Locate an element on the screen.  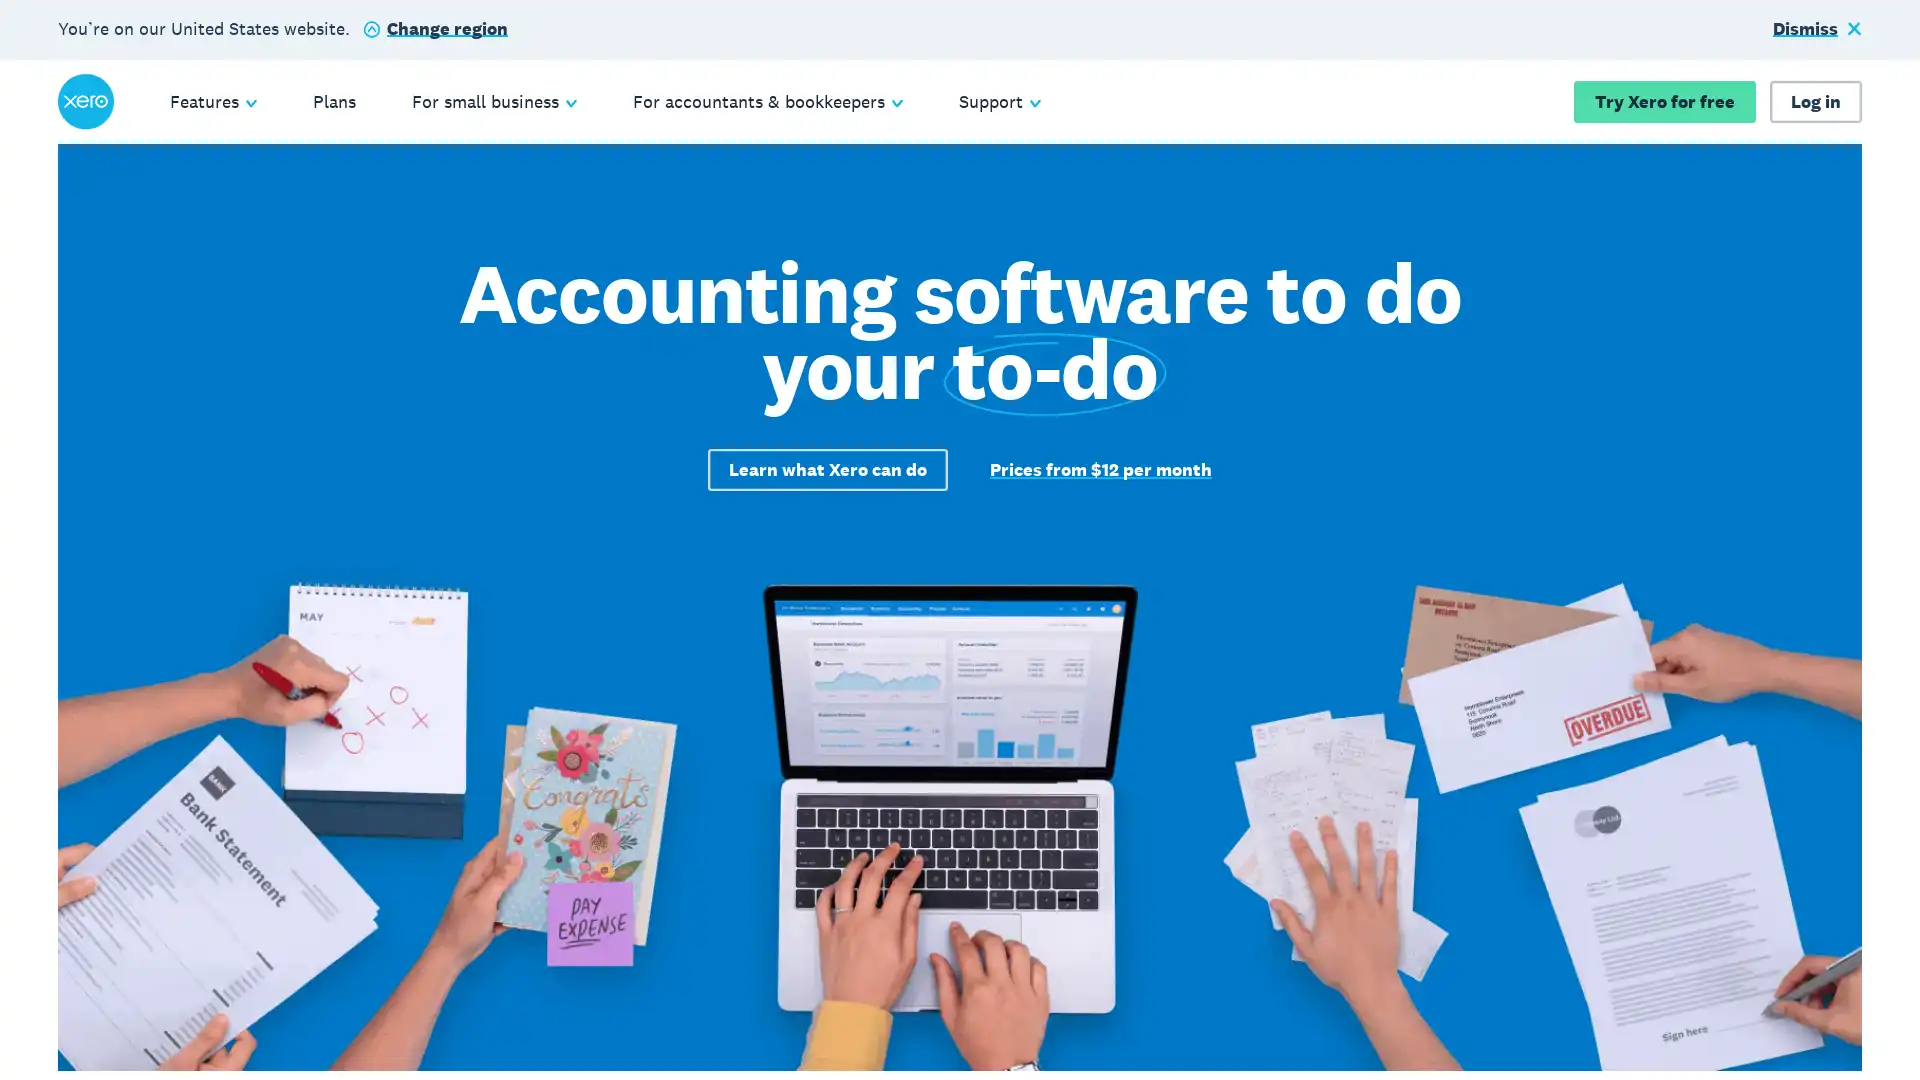
For accountants & bookkeepers is located at coordinates (766, 101).